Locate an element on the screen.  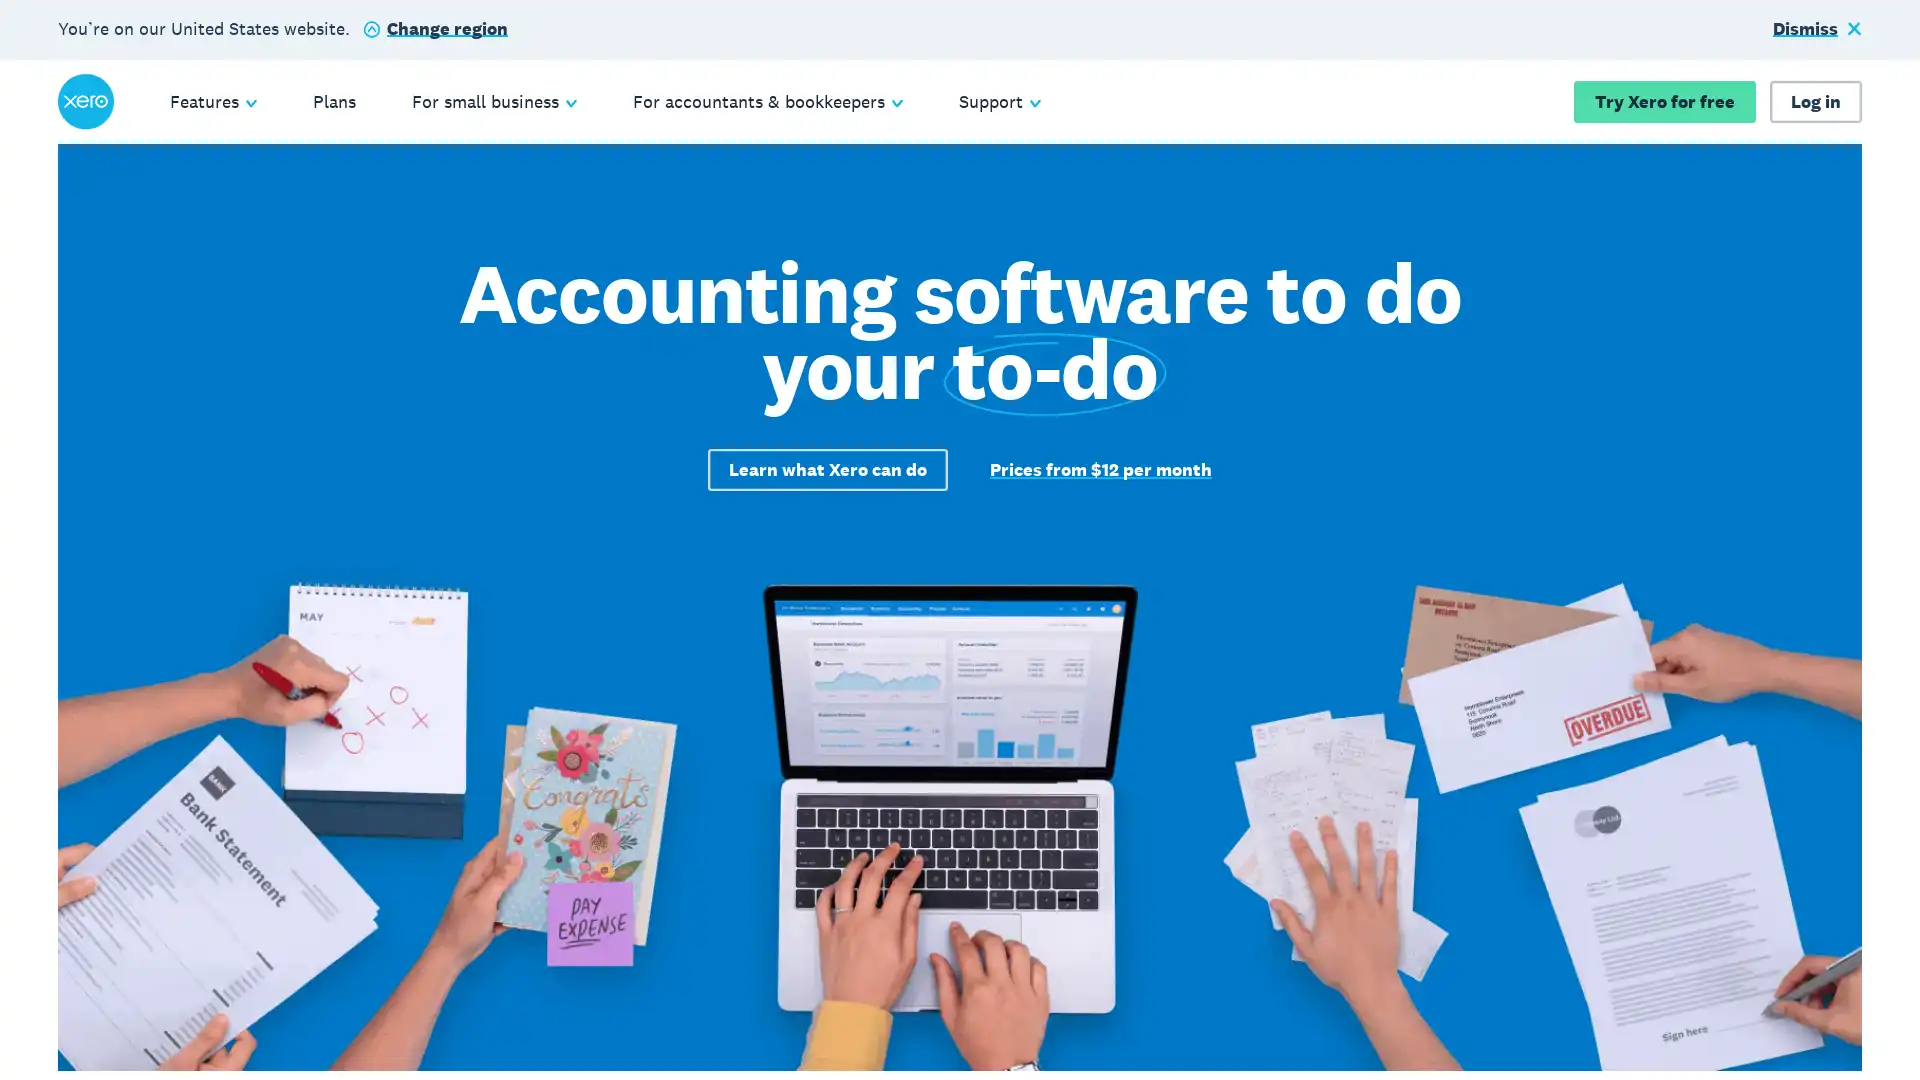
For accountants & bookkeepers is located at coordinates (766, 101).